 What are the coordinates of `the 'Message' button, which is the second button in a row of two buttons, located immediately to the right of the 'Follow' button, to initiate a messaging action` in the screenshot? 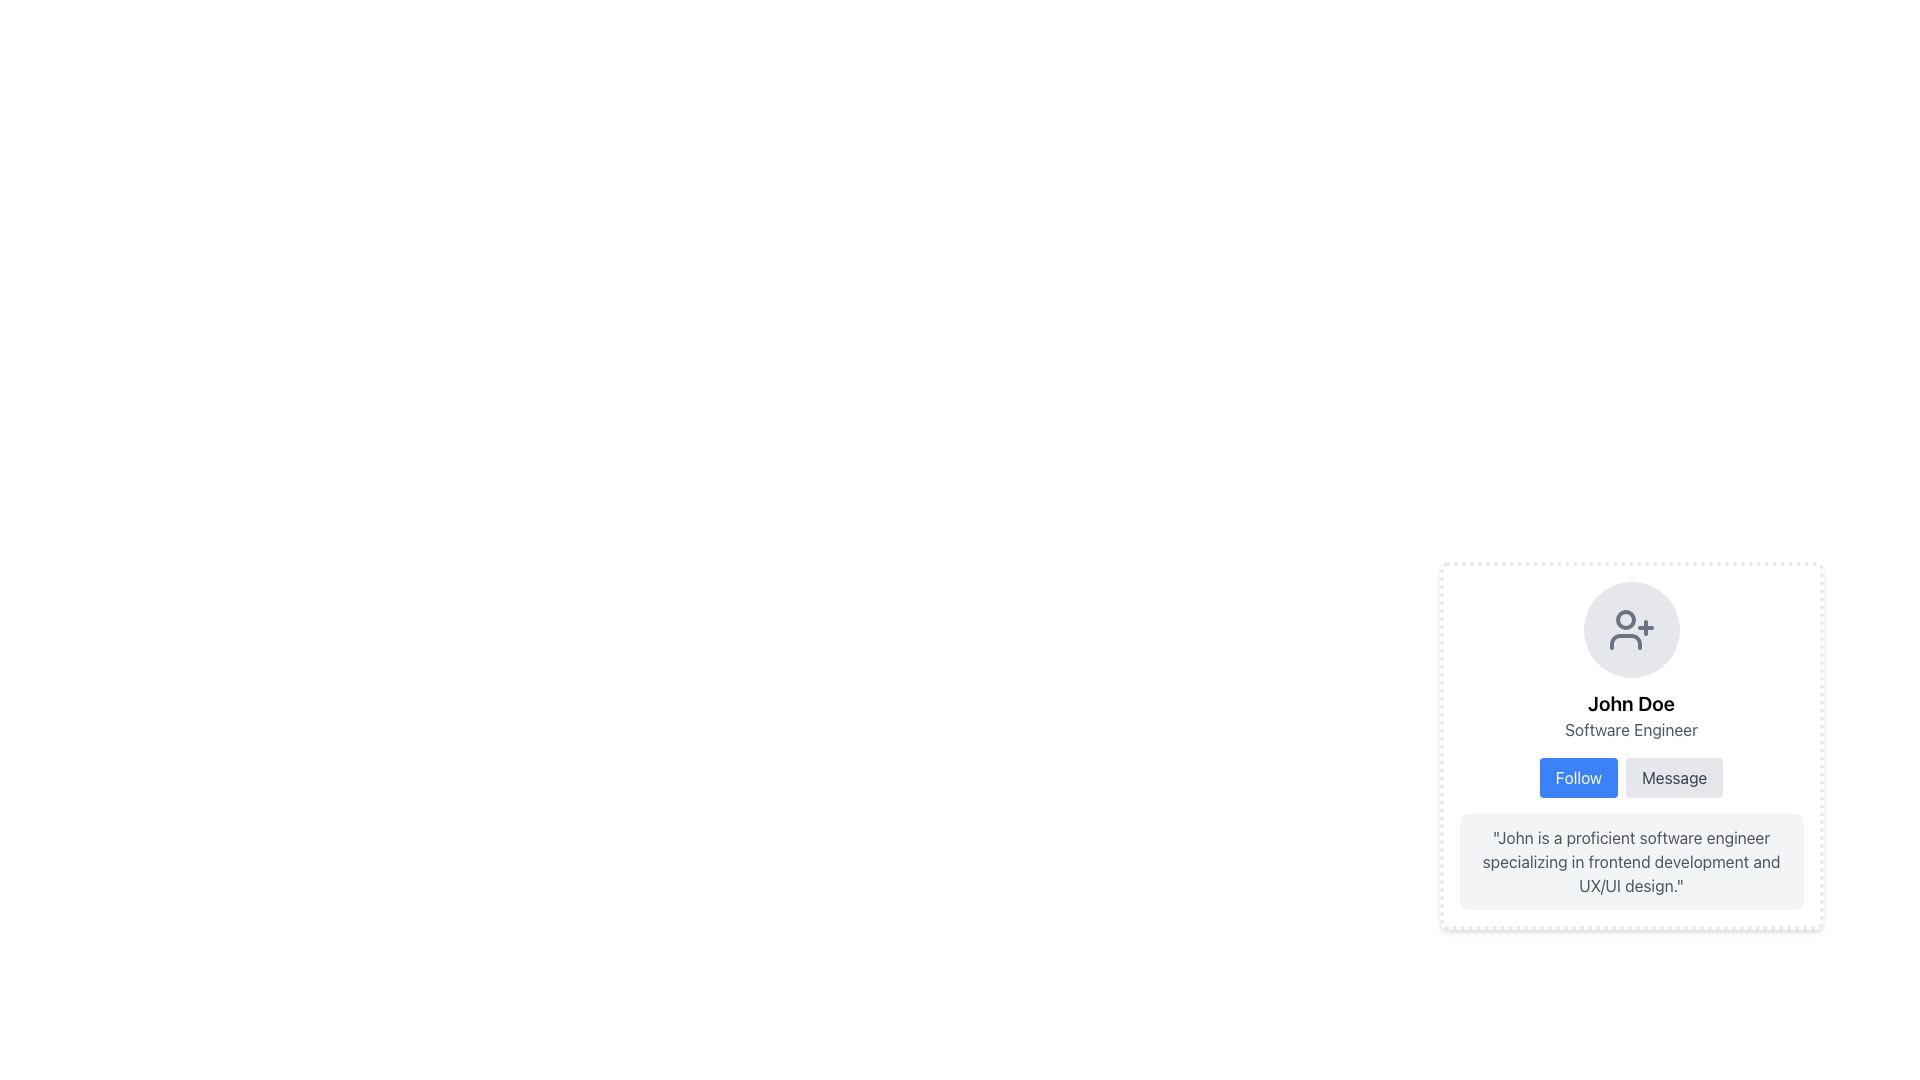 It's located at (1674, 777).